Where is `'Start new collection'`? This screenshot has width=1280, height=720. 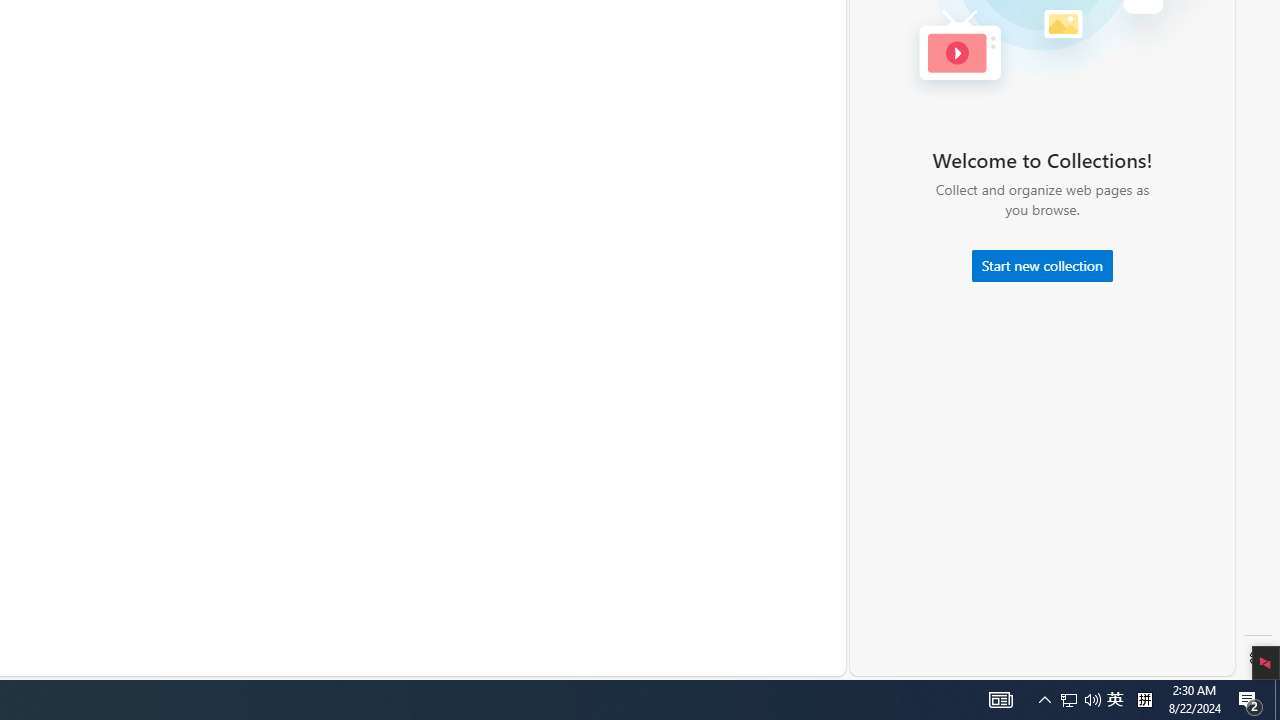
'Start new collection' is located at coordinates (1041, 264).